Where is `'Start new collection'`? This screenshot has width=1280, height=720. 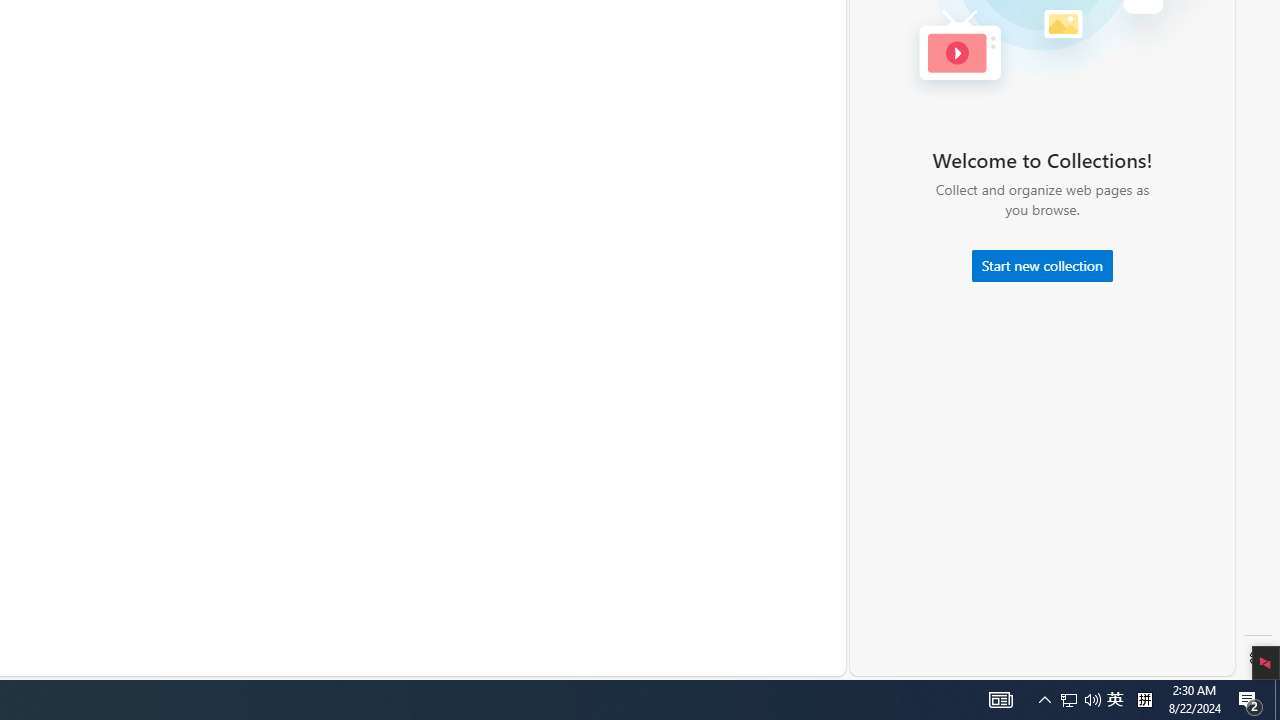
'Start new collection' is located at coordinates (1041, 264).